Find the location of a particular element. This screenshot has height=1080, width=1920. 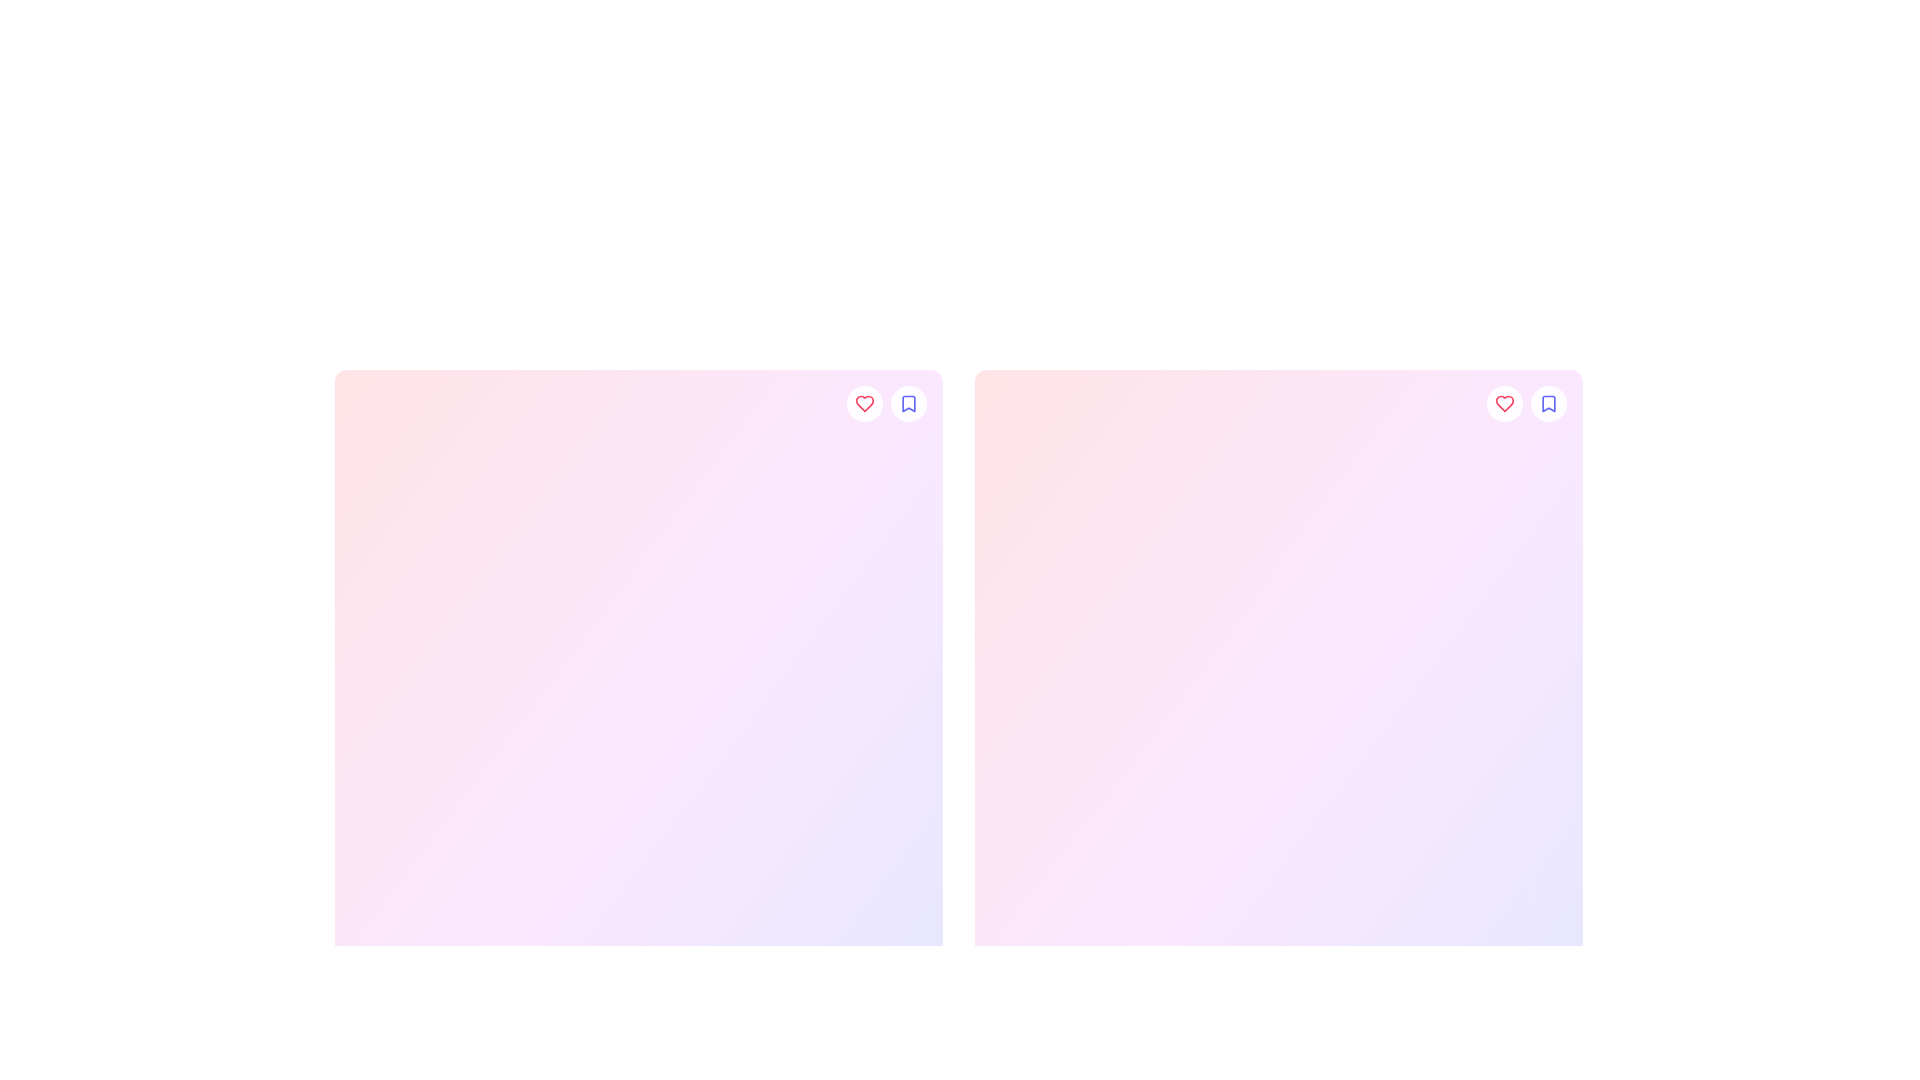

the circular button with a white background and a heart outline icon in the top right corner of the interface to observe interactive effects is located at coordinates (1505, 404).